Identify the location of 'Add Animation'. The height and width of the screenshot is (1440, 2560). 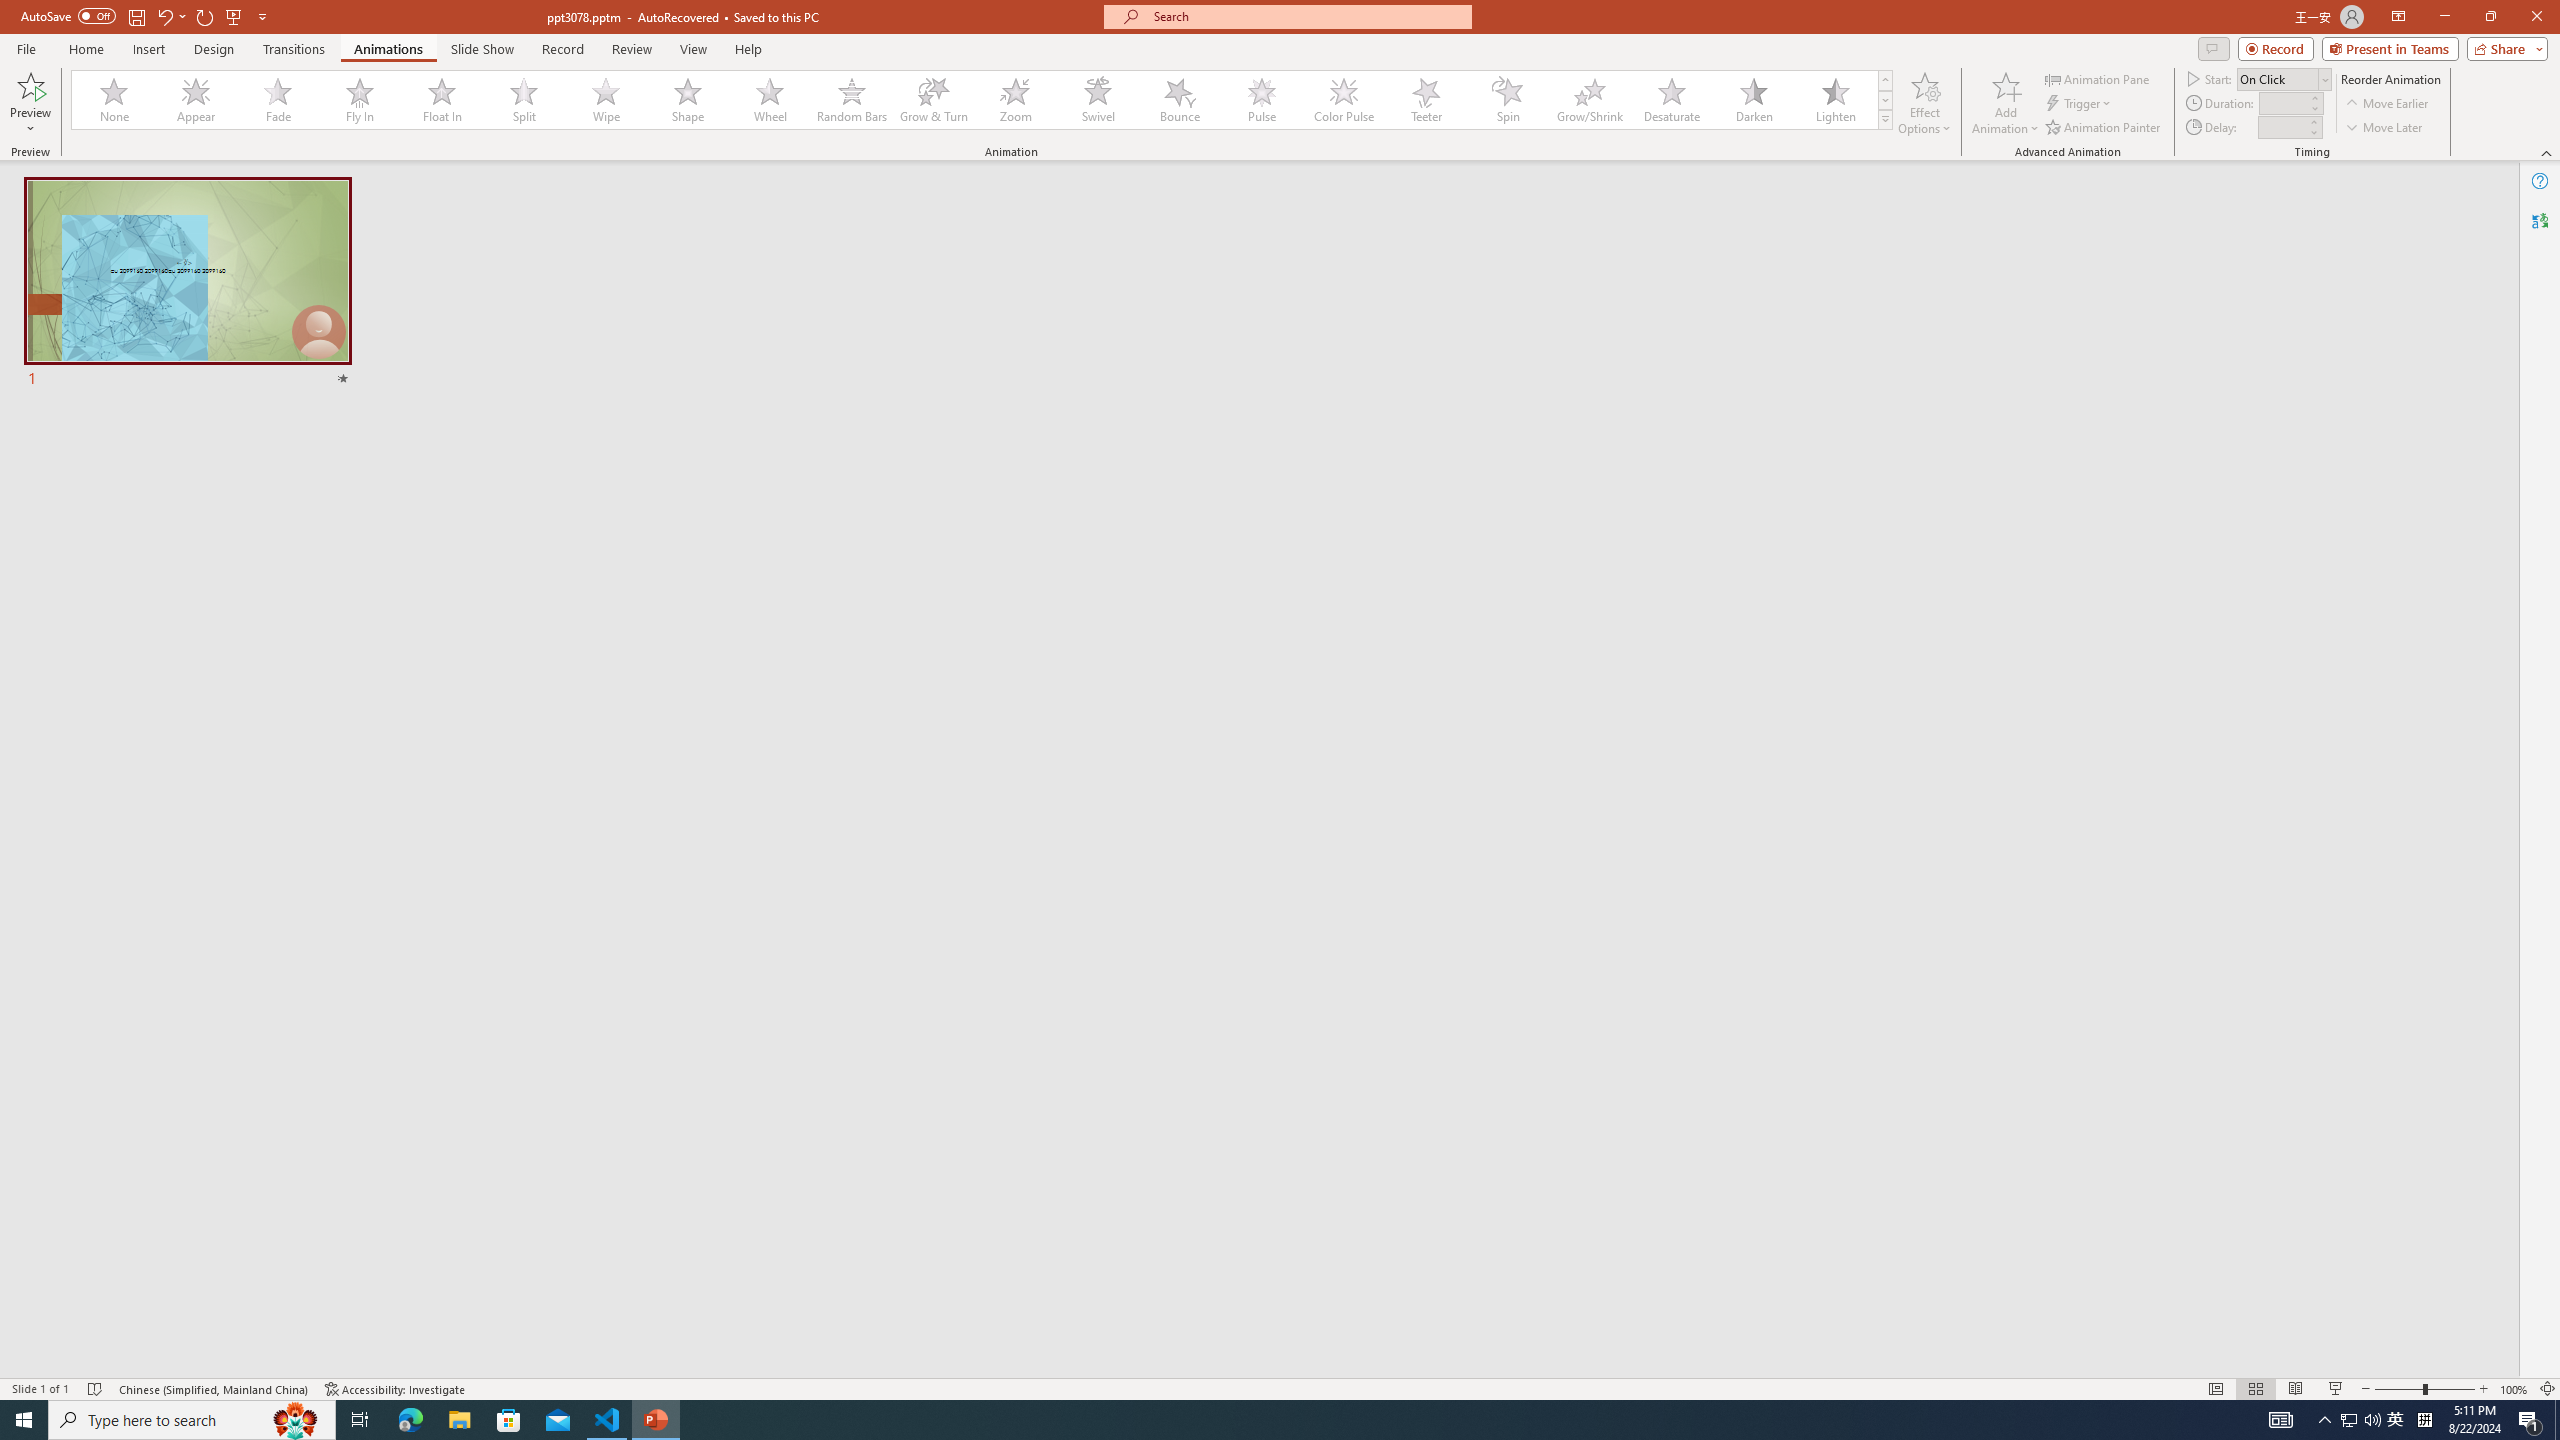
(2006, 103).